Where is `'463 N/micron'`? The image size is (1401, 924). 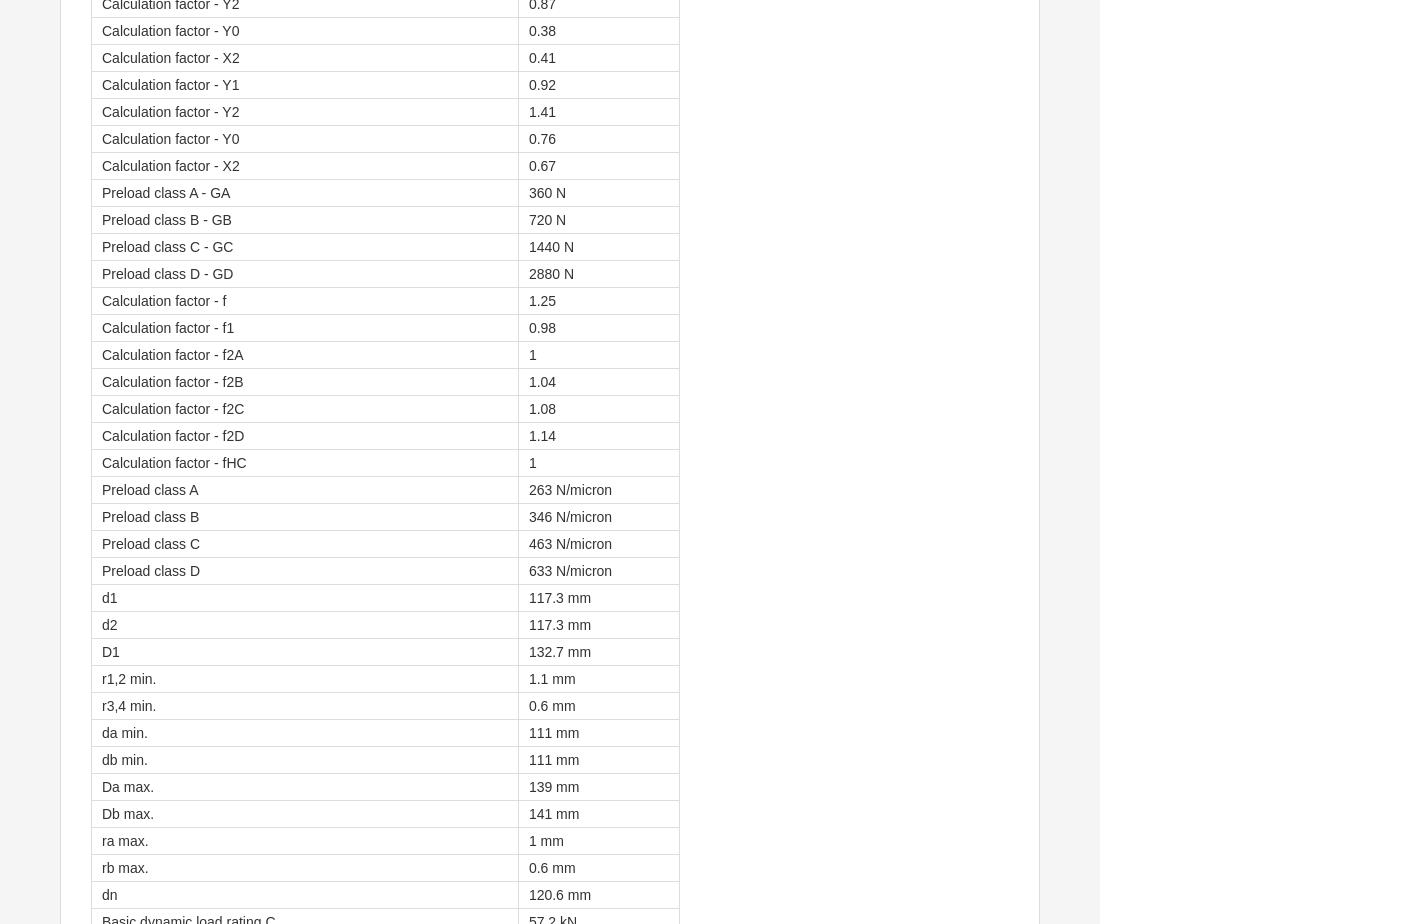 '463 N/micron' is located at coordinates (527, 543).